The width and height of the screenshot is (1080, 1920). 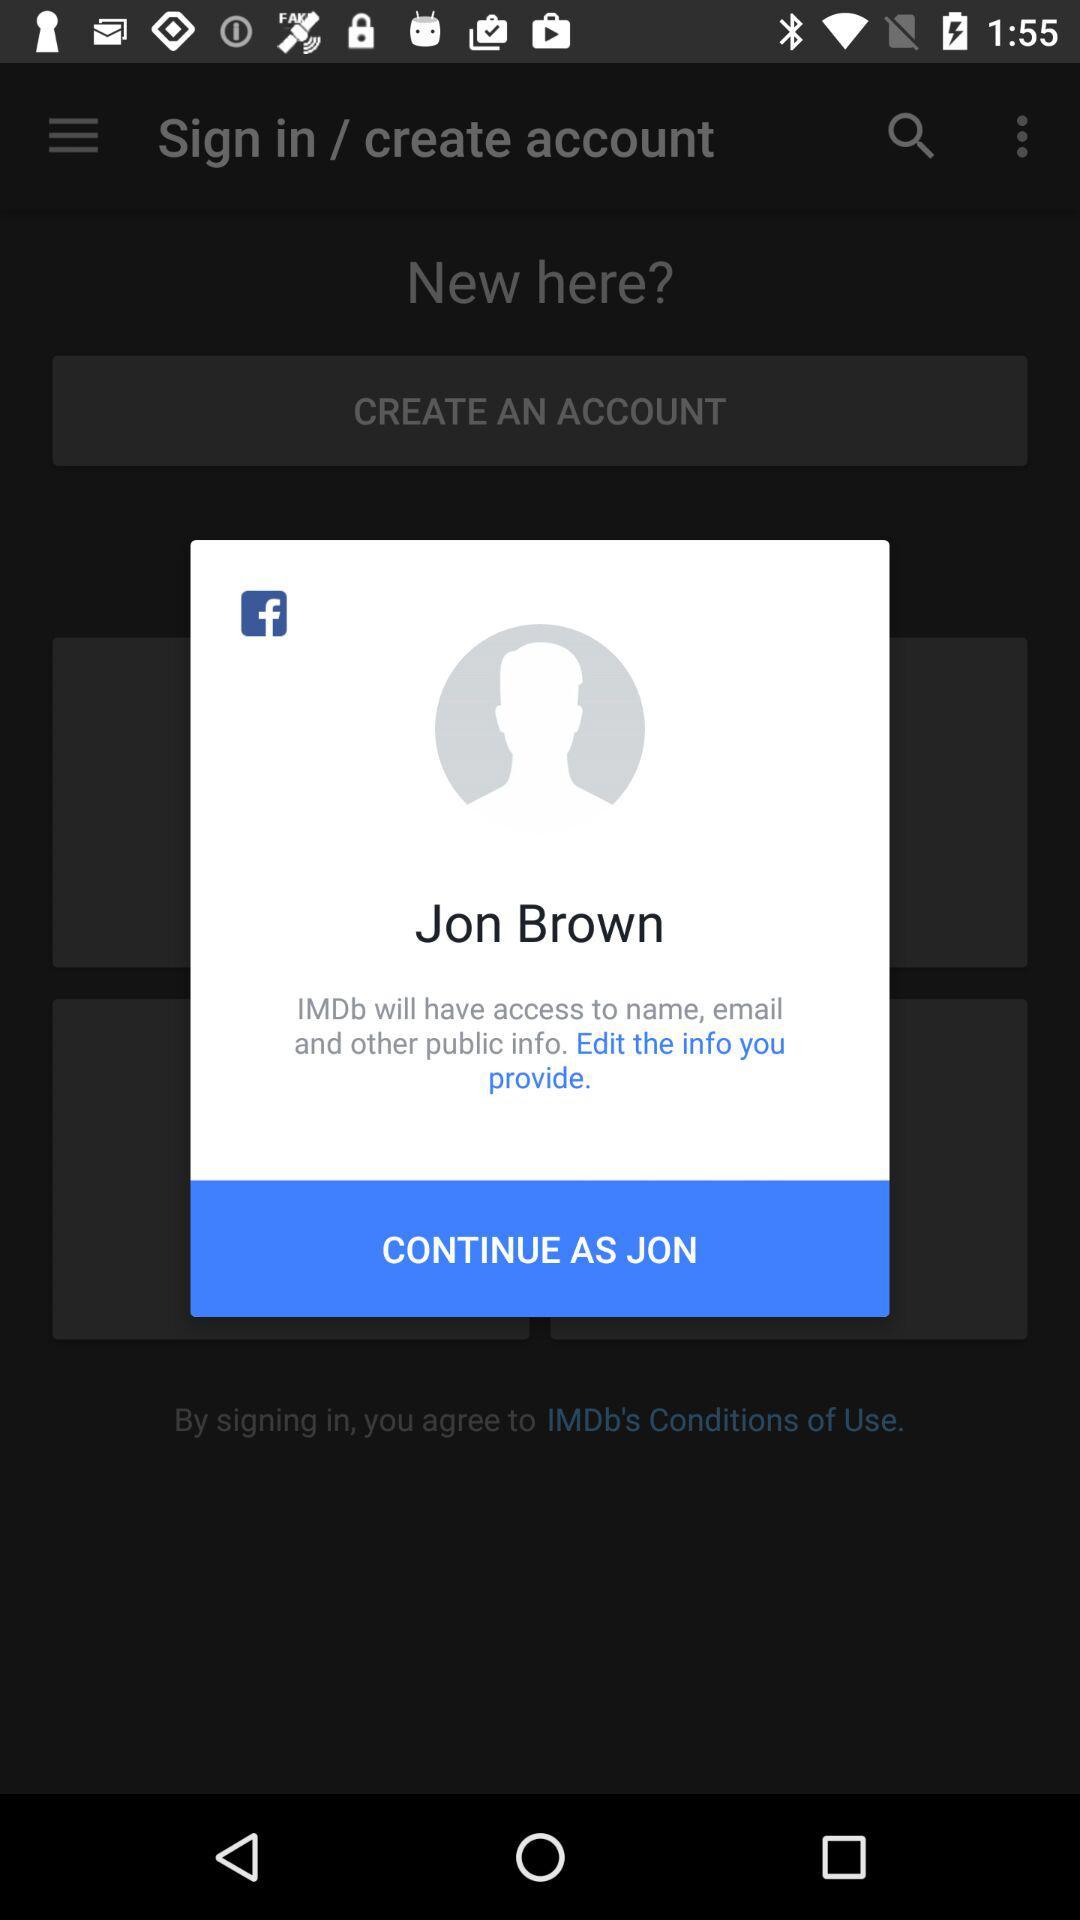 What do you see at coordinates (540, 1247) in the screenshot?
I see `item below the imdb will have` at bounding box center [540, 1247].